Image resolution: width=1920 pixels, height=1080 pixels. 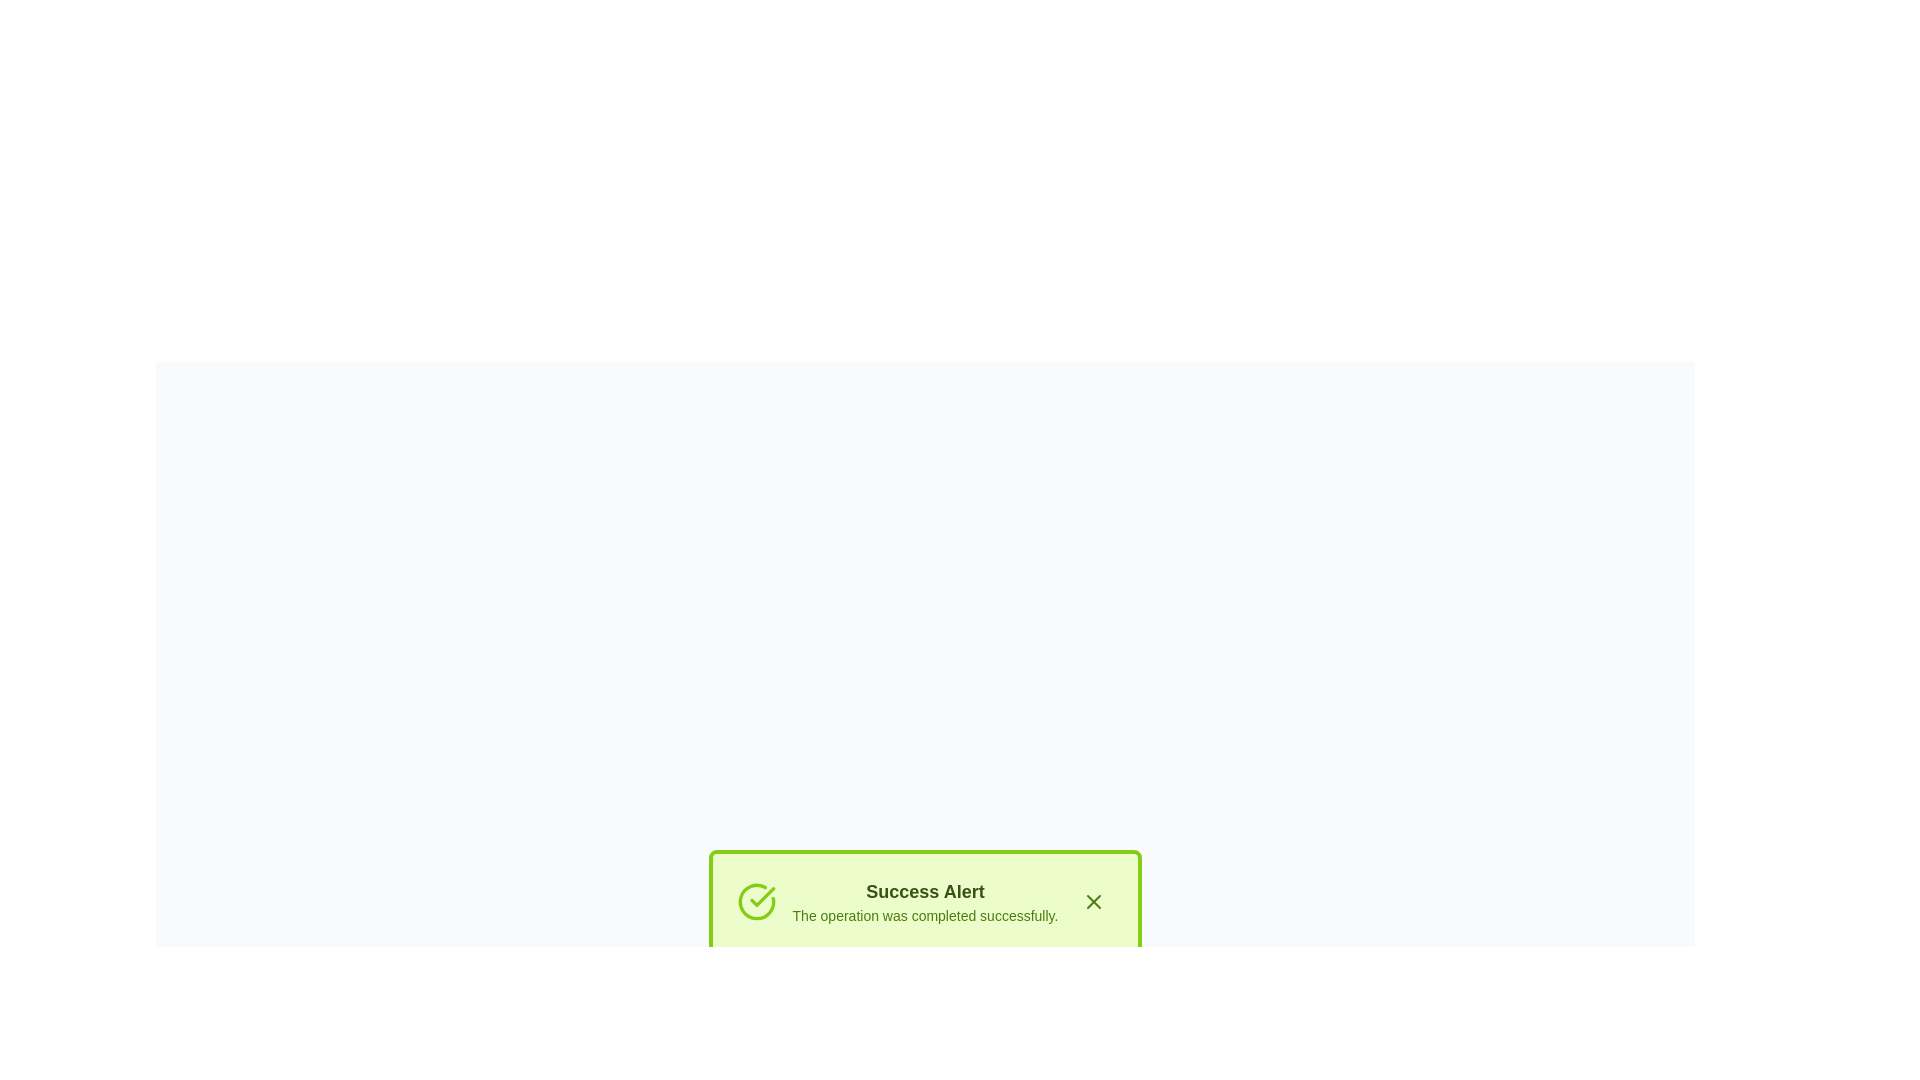 I want to click on the bold title text label for the success notification message, which is positioned above the message 'The operation was completed successfully.', so click(x=924, y=890).